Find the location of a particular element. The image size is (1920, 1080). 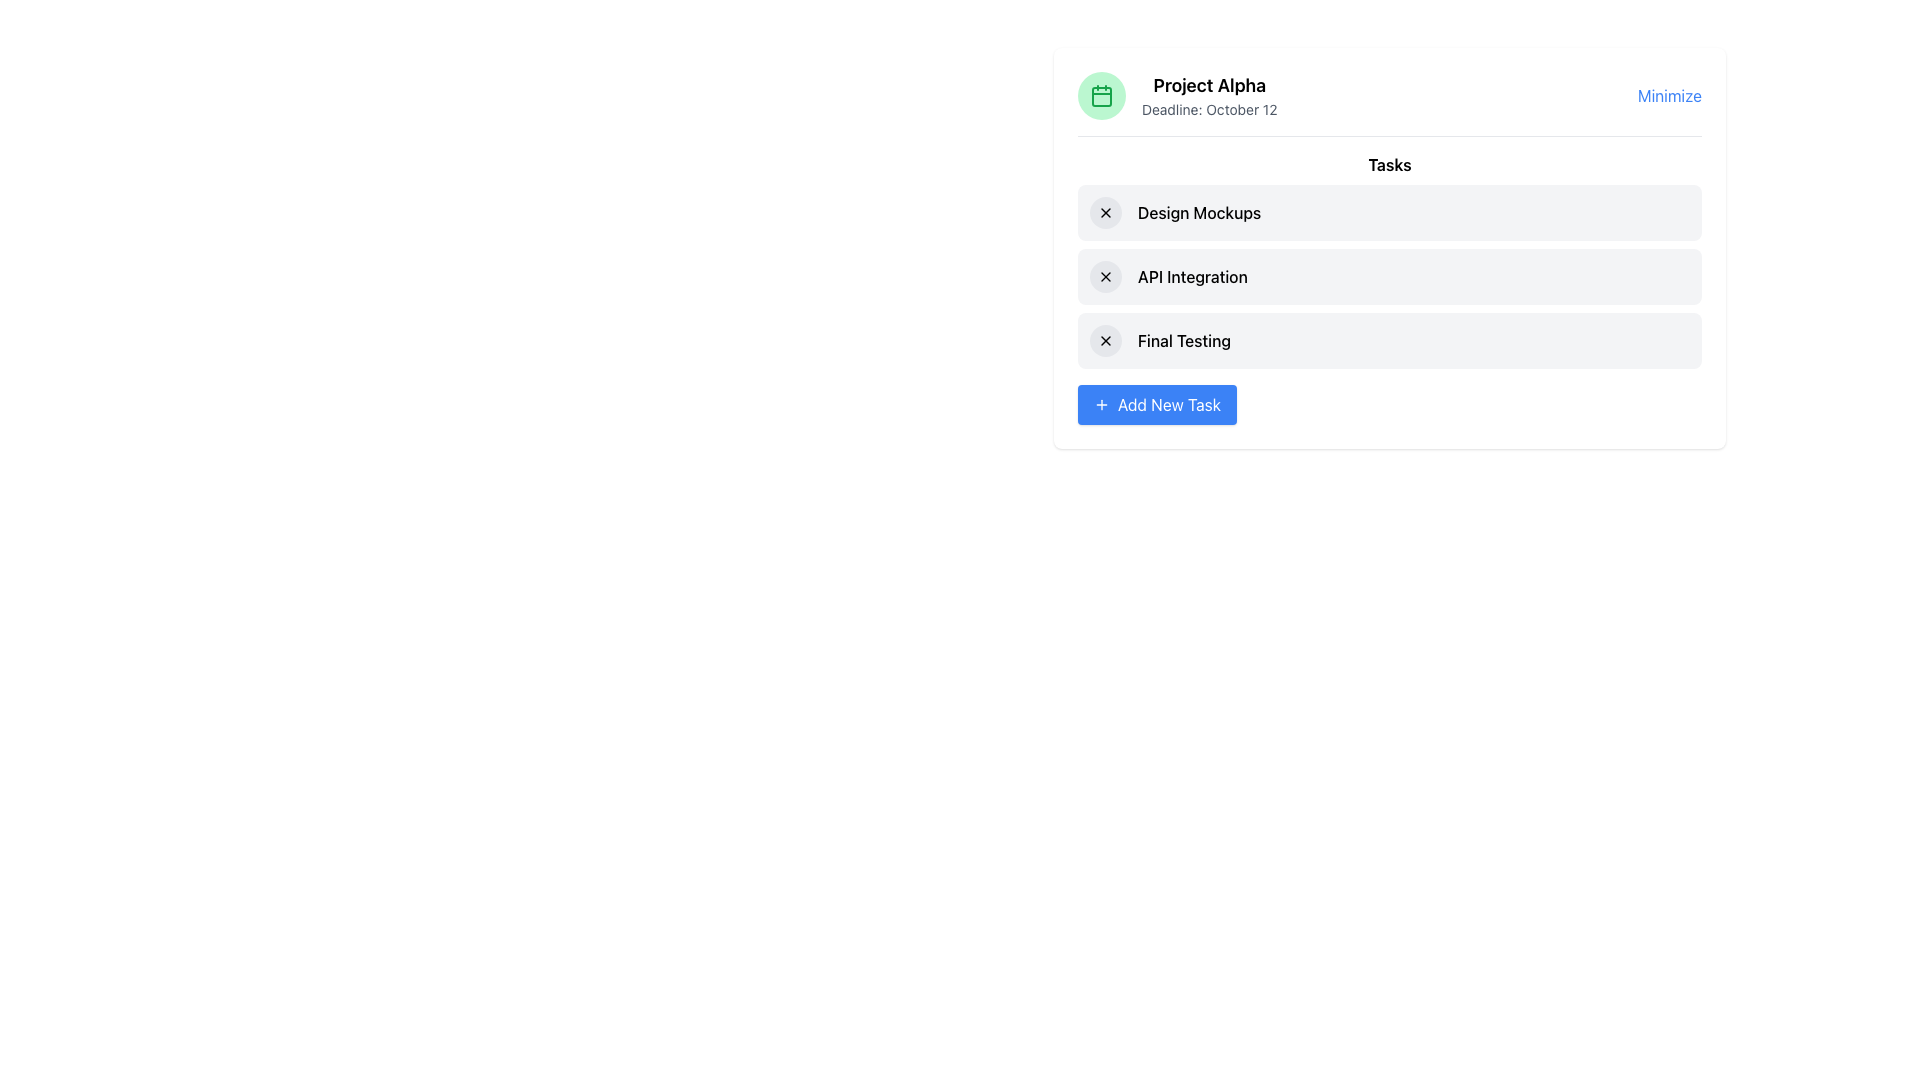

the circular button with a light-gray background and 'X' icon, located to the left of the 'Final Testing' text is located at coordinates (1104, 339).